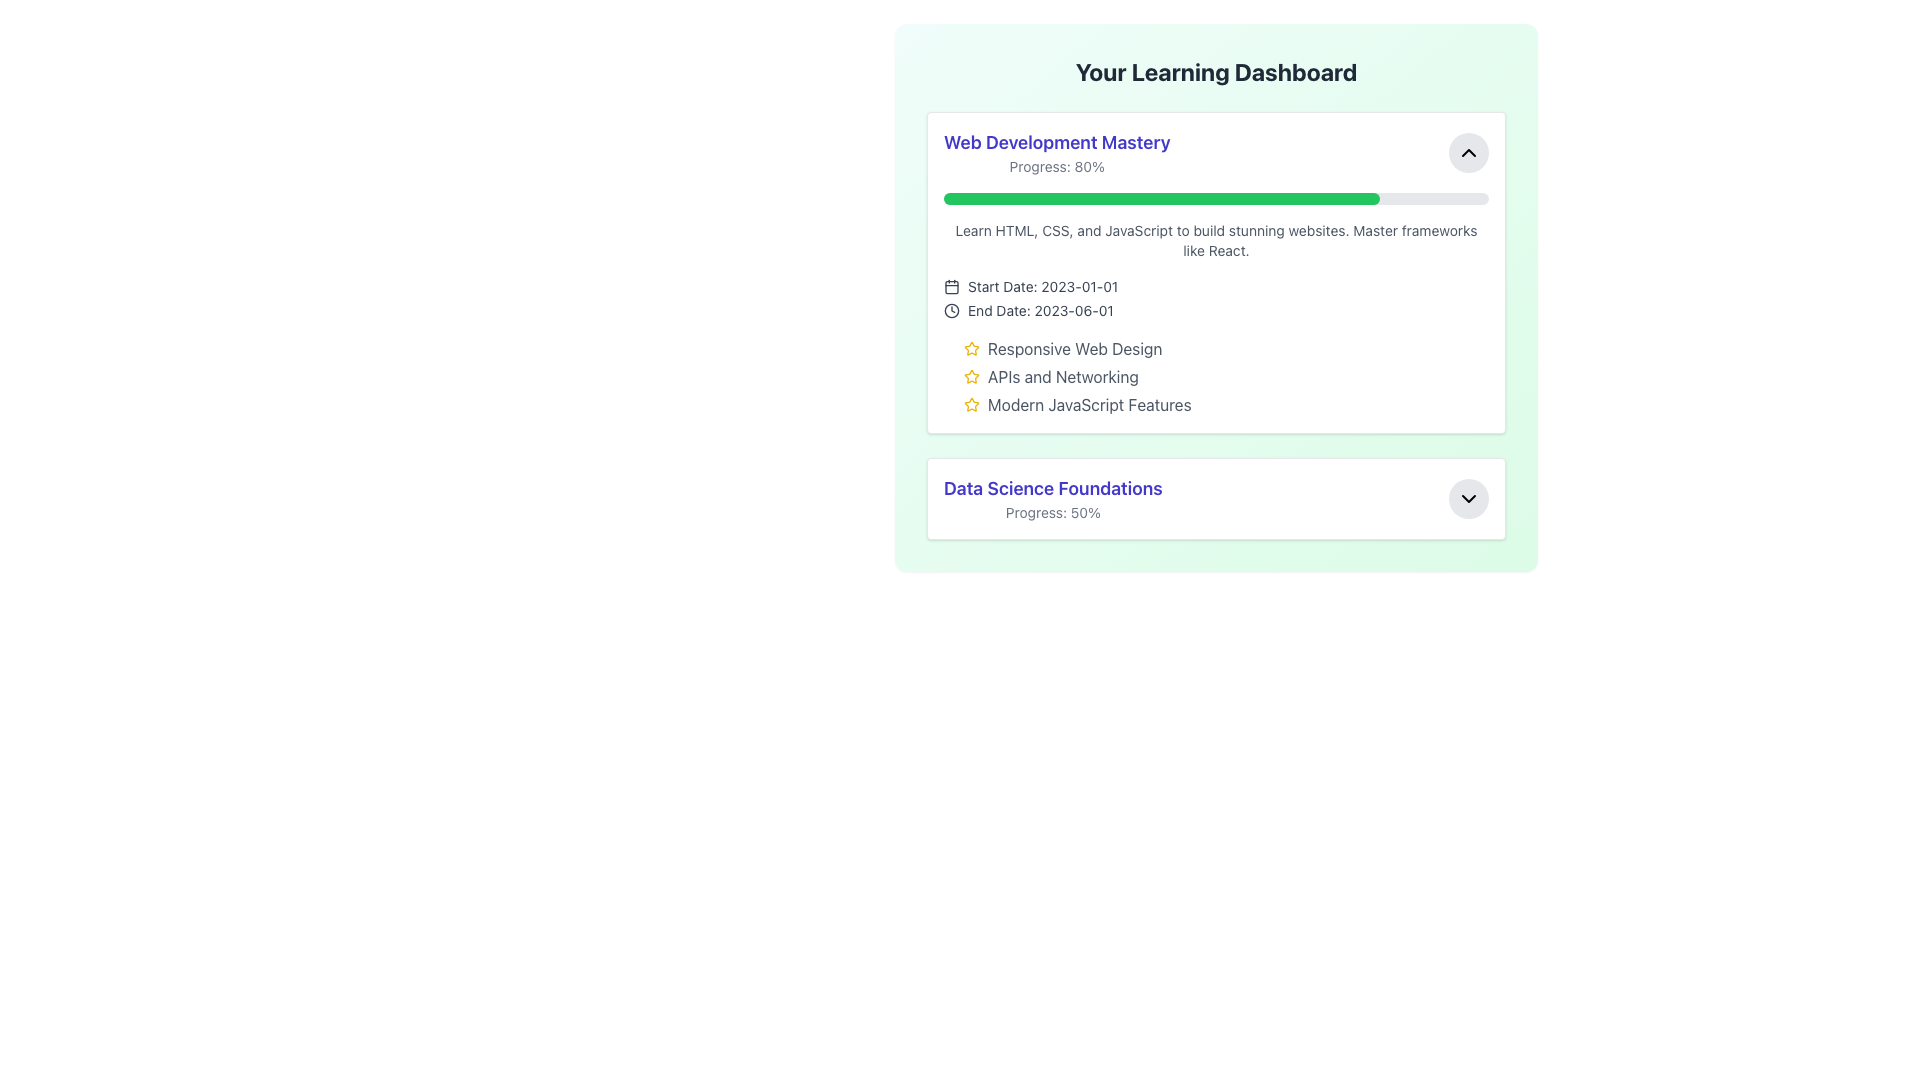  What do you see at coordinates (1056, 141) in the screenshot?
I see `the title text introducing the course content, which is located at the top of the section above the 'Progress: 80%' text` at bounding box center [1056, 141].